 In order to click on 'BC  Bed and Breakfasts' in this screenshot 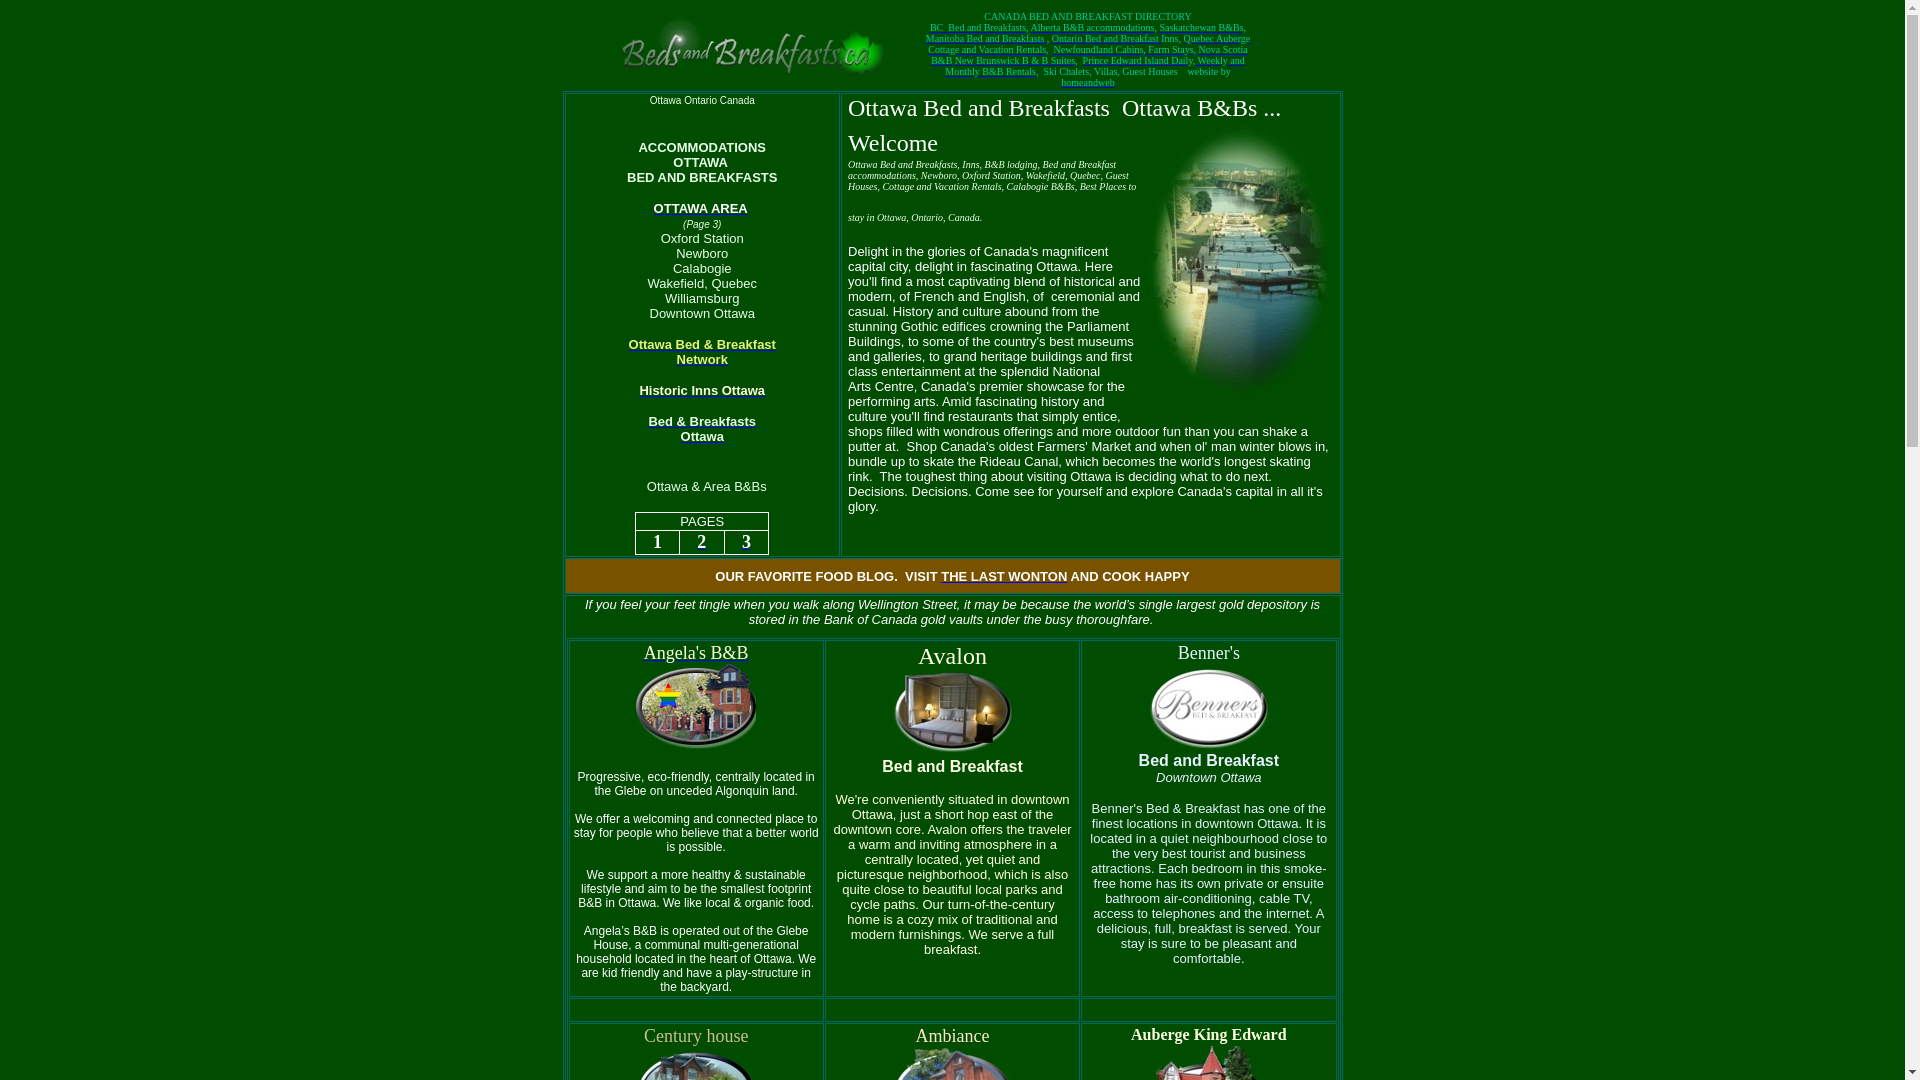, I will do `click(978, 25)`.